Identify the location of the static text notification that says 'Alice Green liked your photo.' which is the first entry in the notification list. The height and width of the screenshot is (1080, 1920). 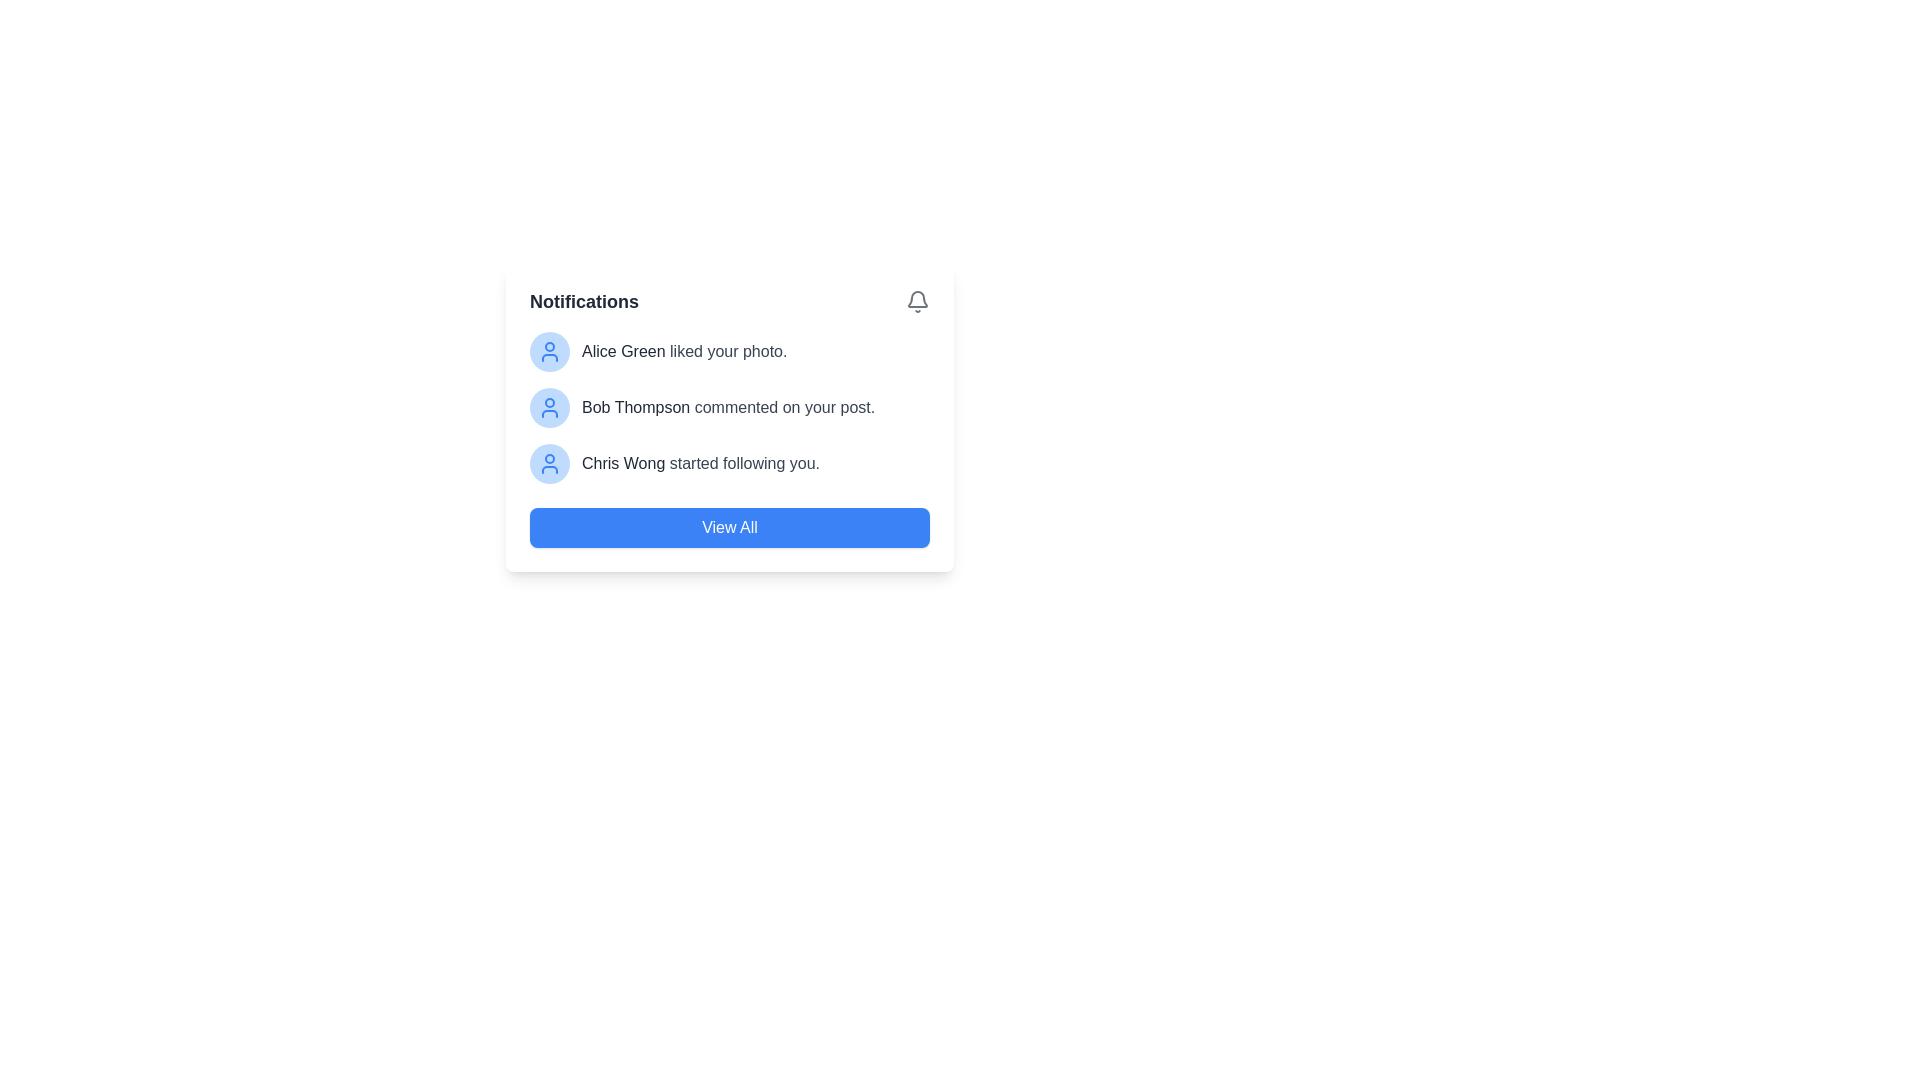
(684, 350).